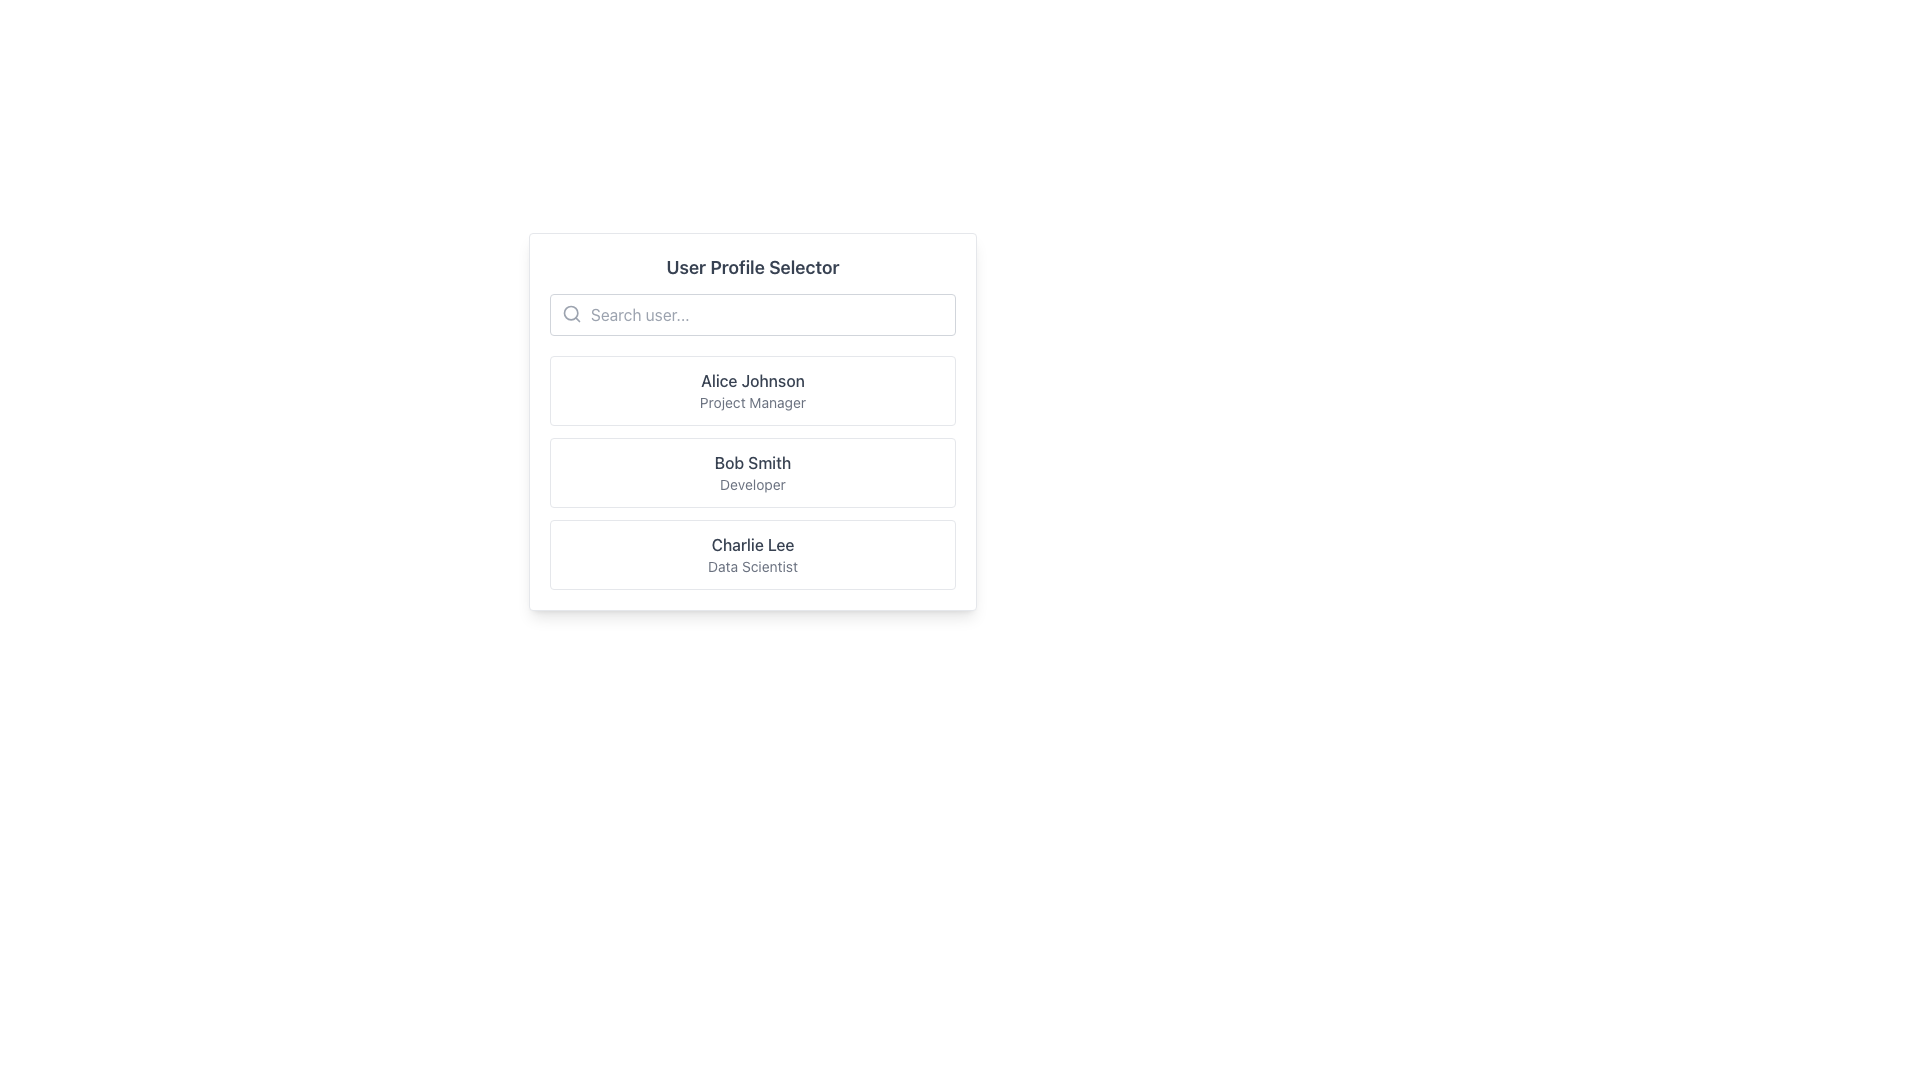  I want to click on the text label indicating the professional role of the user 'Charlie Lee', which is located directly below the user's name in the card interface, so click(752, 567).